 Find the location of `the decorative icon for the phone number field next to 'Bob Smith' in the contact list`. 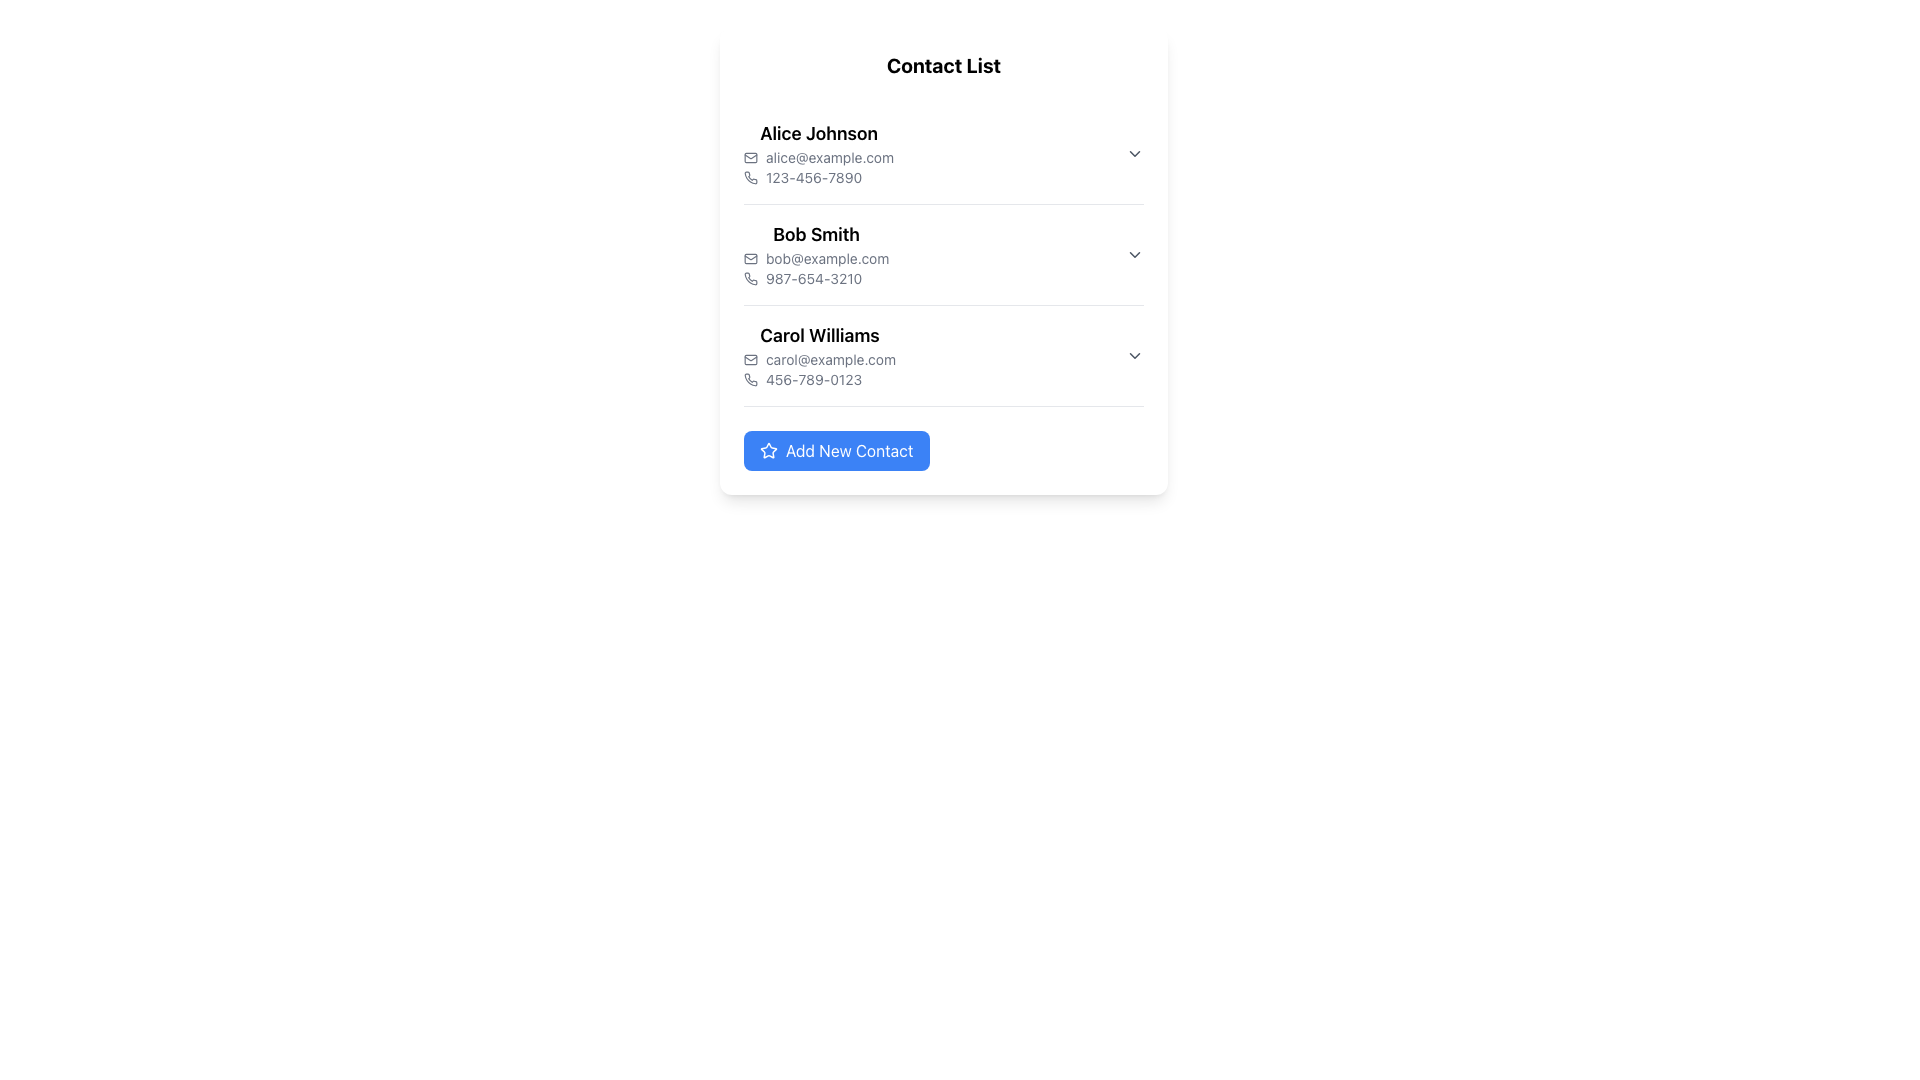

the decorative icon for the phone number field next to 'Bob Smith' in the contact list is located at coordinates (750, 278).